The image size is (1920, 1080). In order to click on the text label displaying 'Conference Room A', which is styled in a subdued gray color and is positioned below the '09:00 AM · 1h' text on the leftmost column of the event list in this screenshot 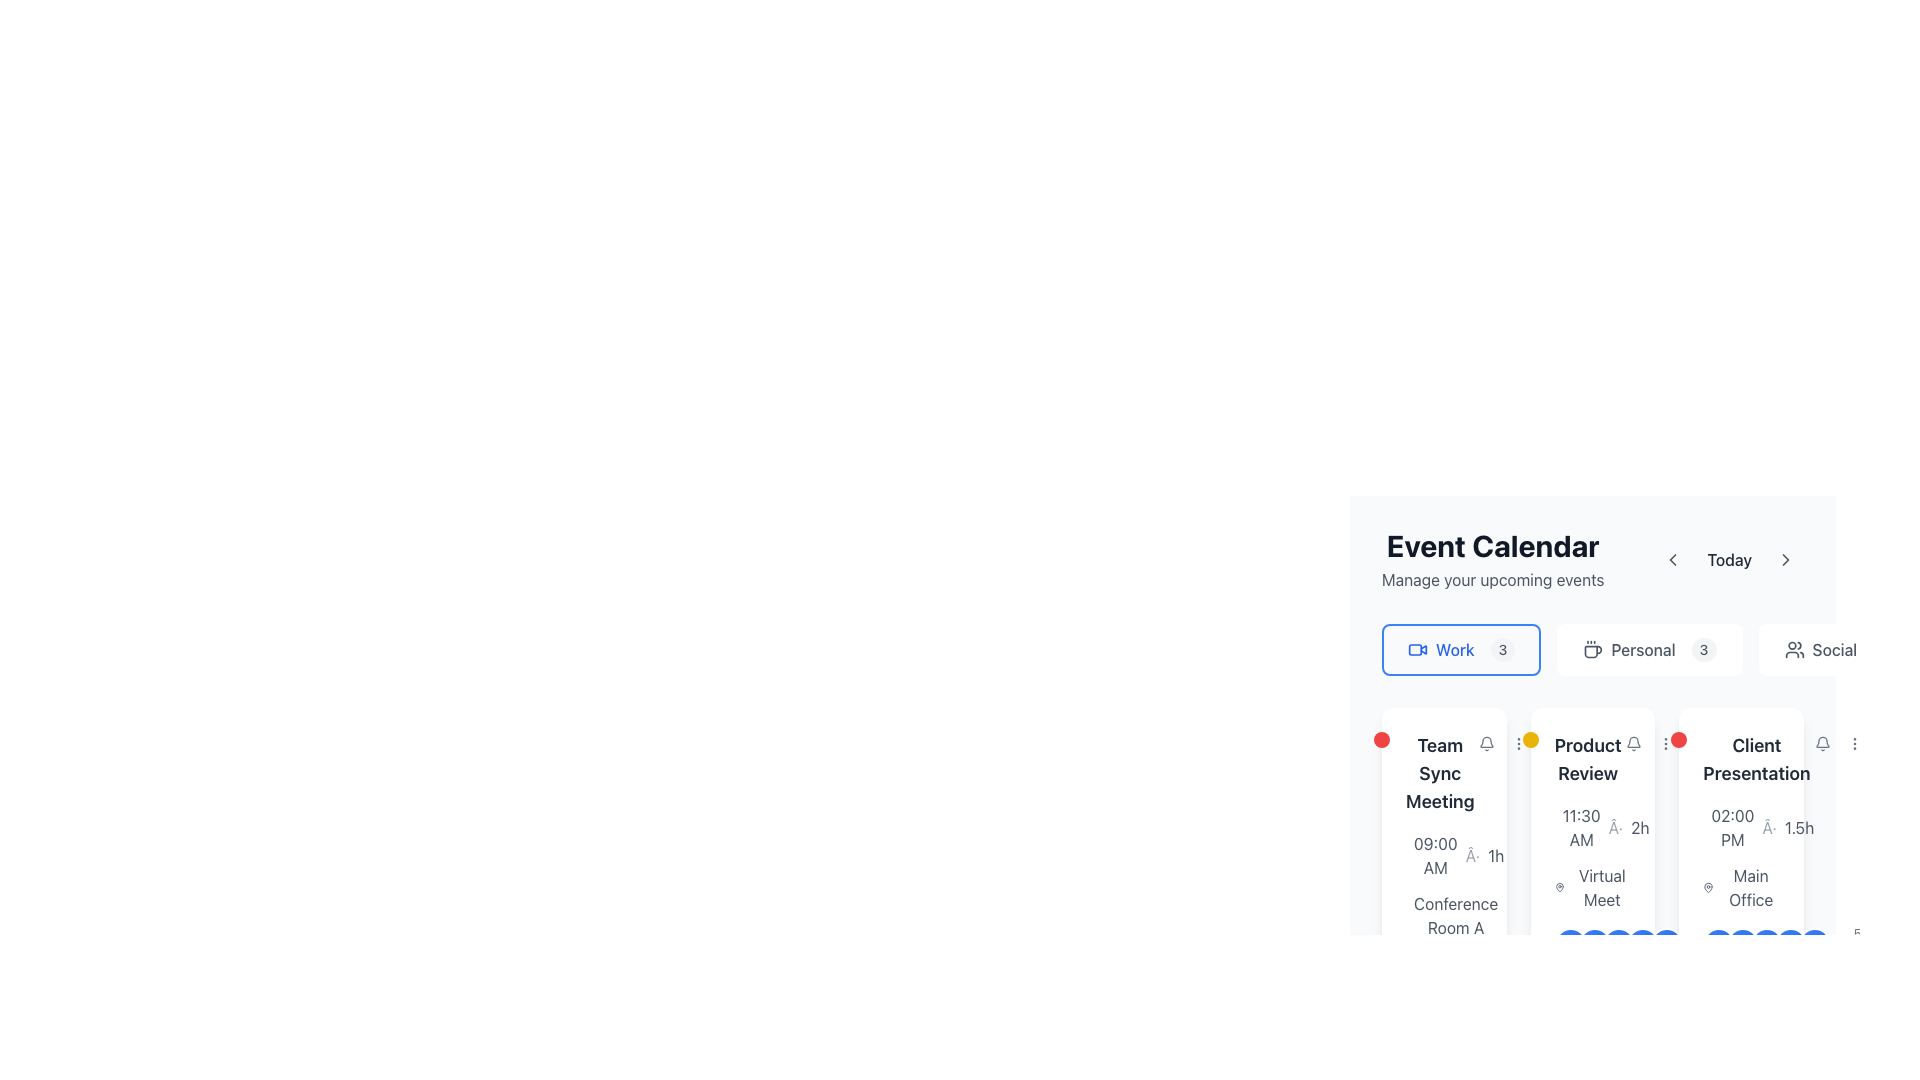, I will do `click(1444, 915)`.